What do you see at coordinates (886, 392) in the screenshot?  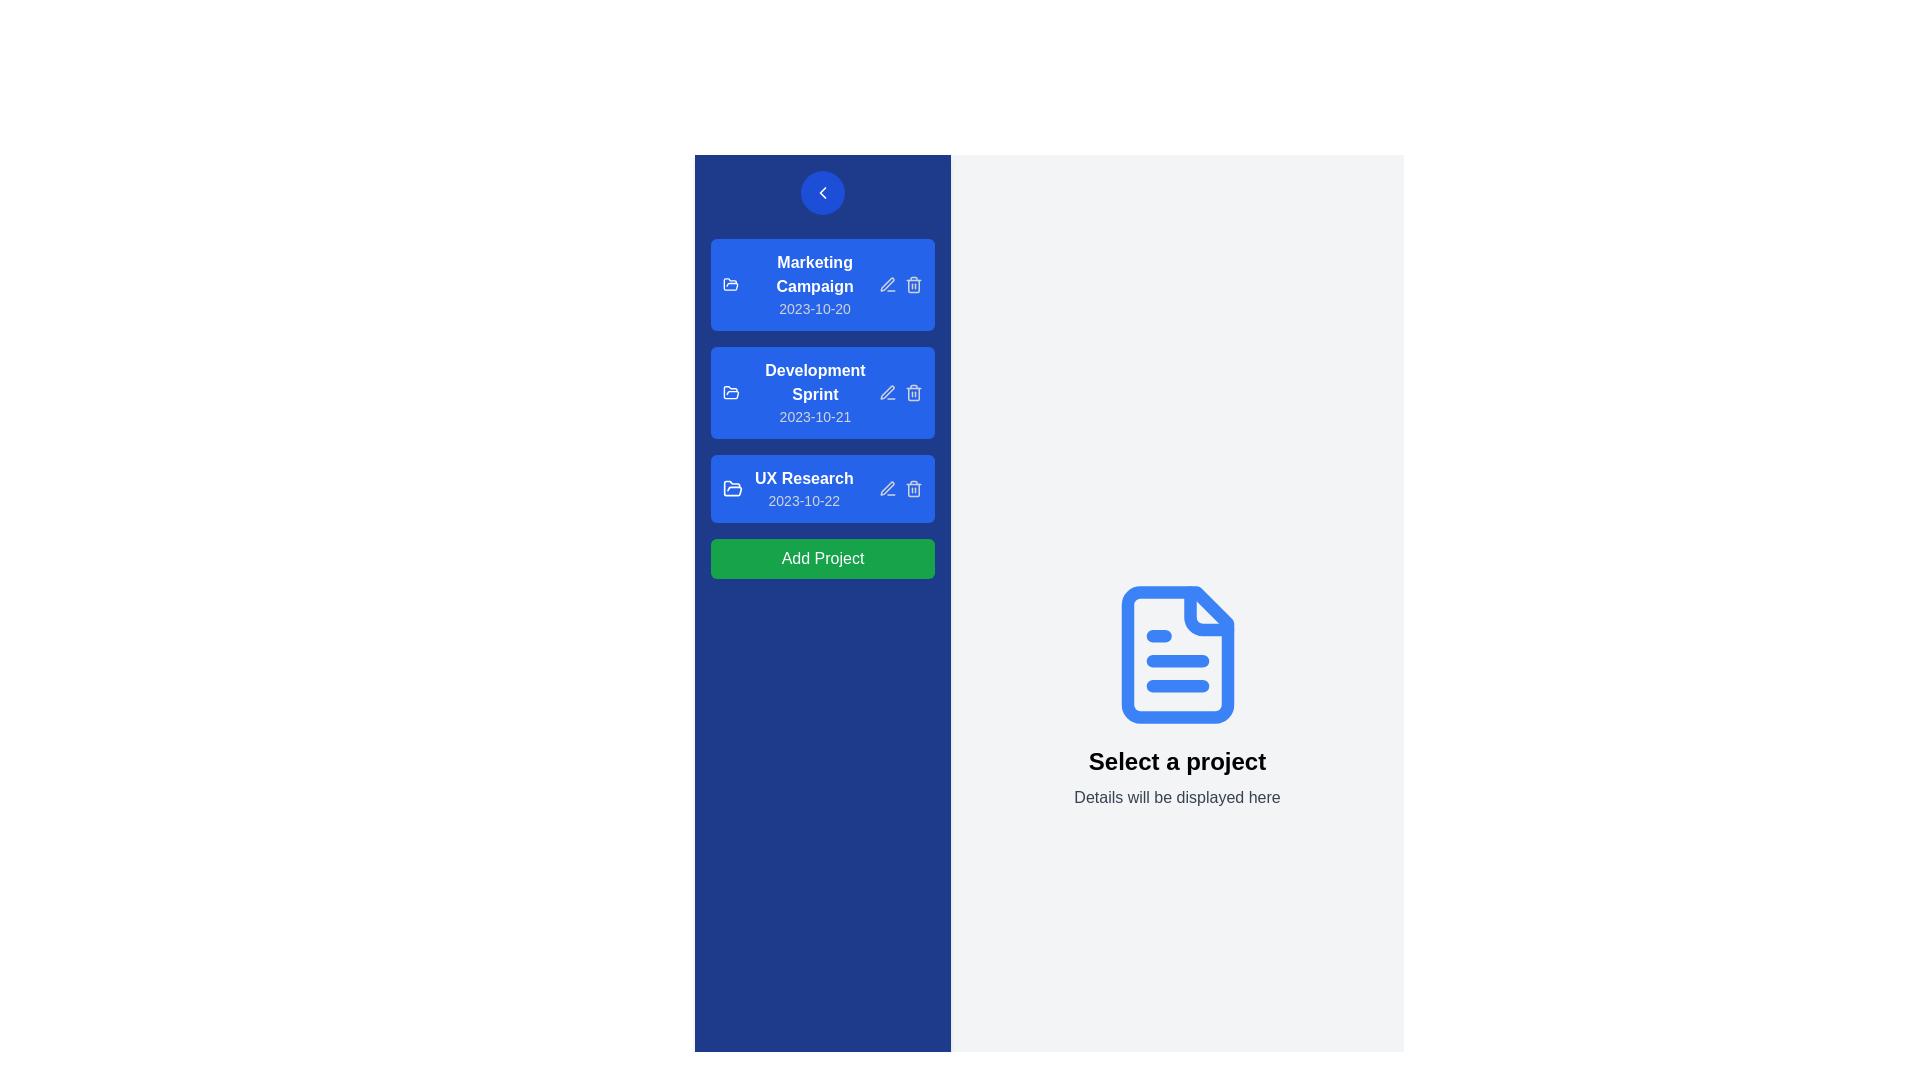 I see `the pen icon button located to the right of the 'Development Sprint' text to initiate edit mode for the associated list item` at bounding box center [886, 392].